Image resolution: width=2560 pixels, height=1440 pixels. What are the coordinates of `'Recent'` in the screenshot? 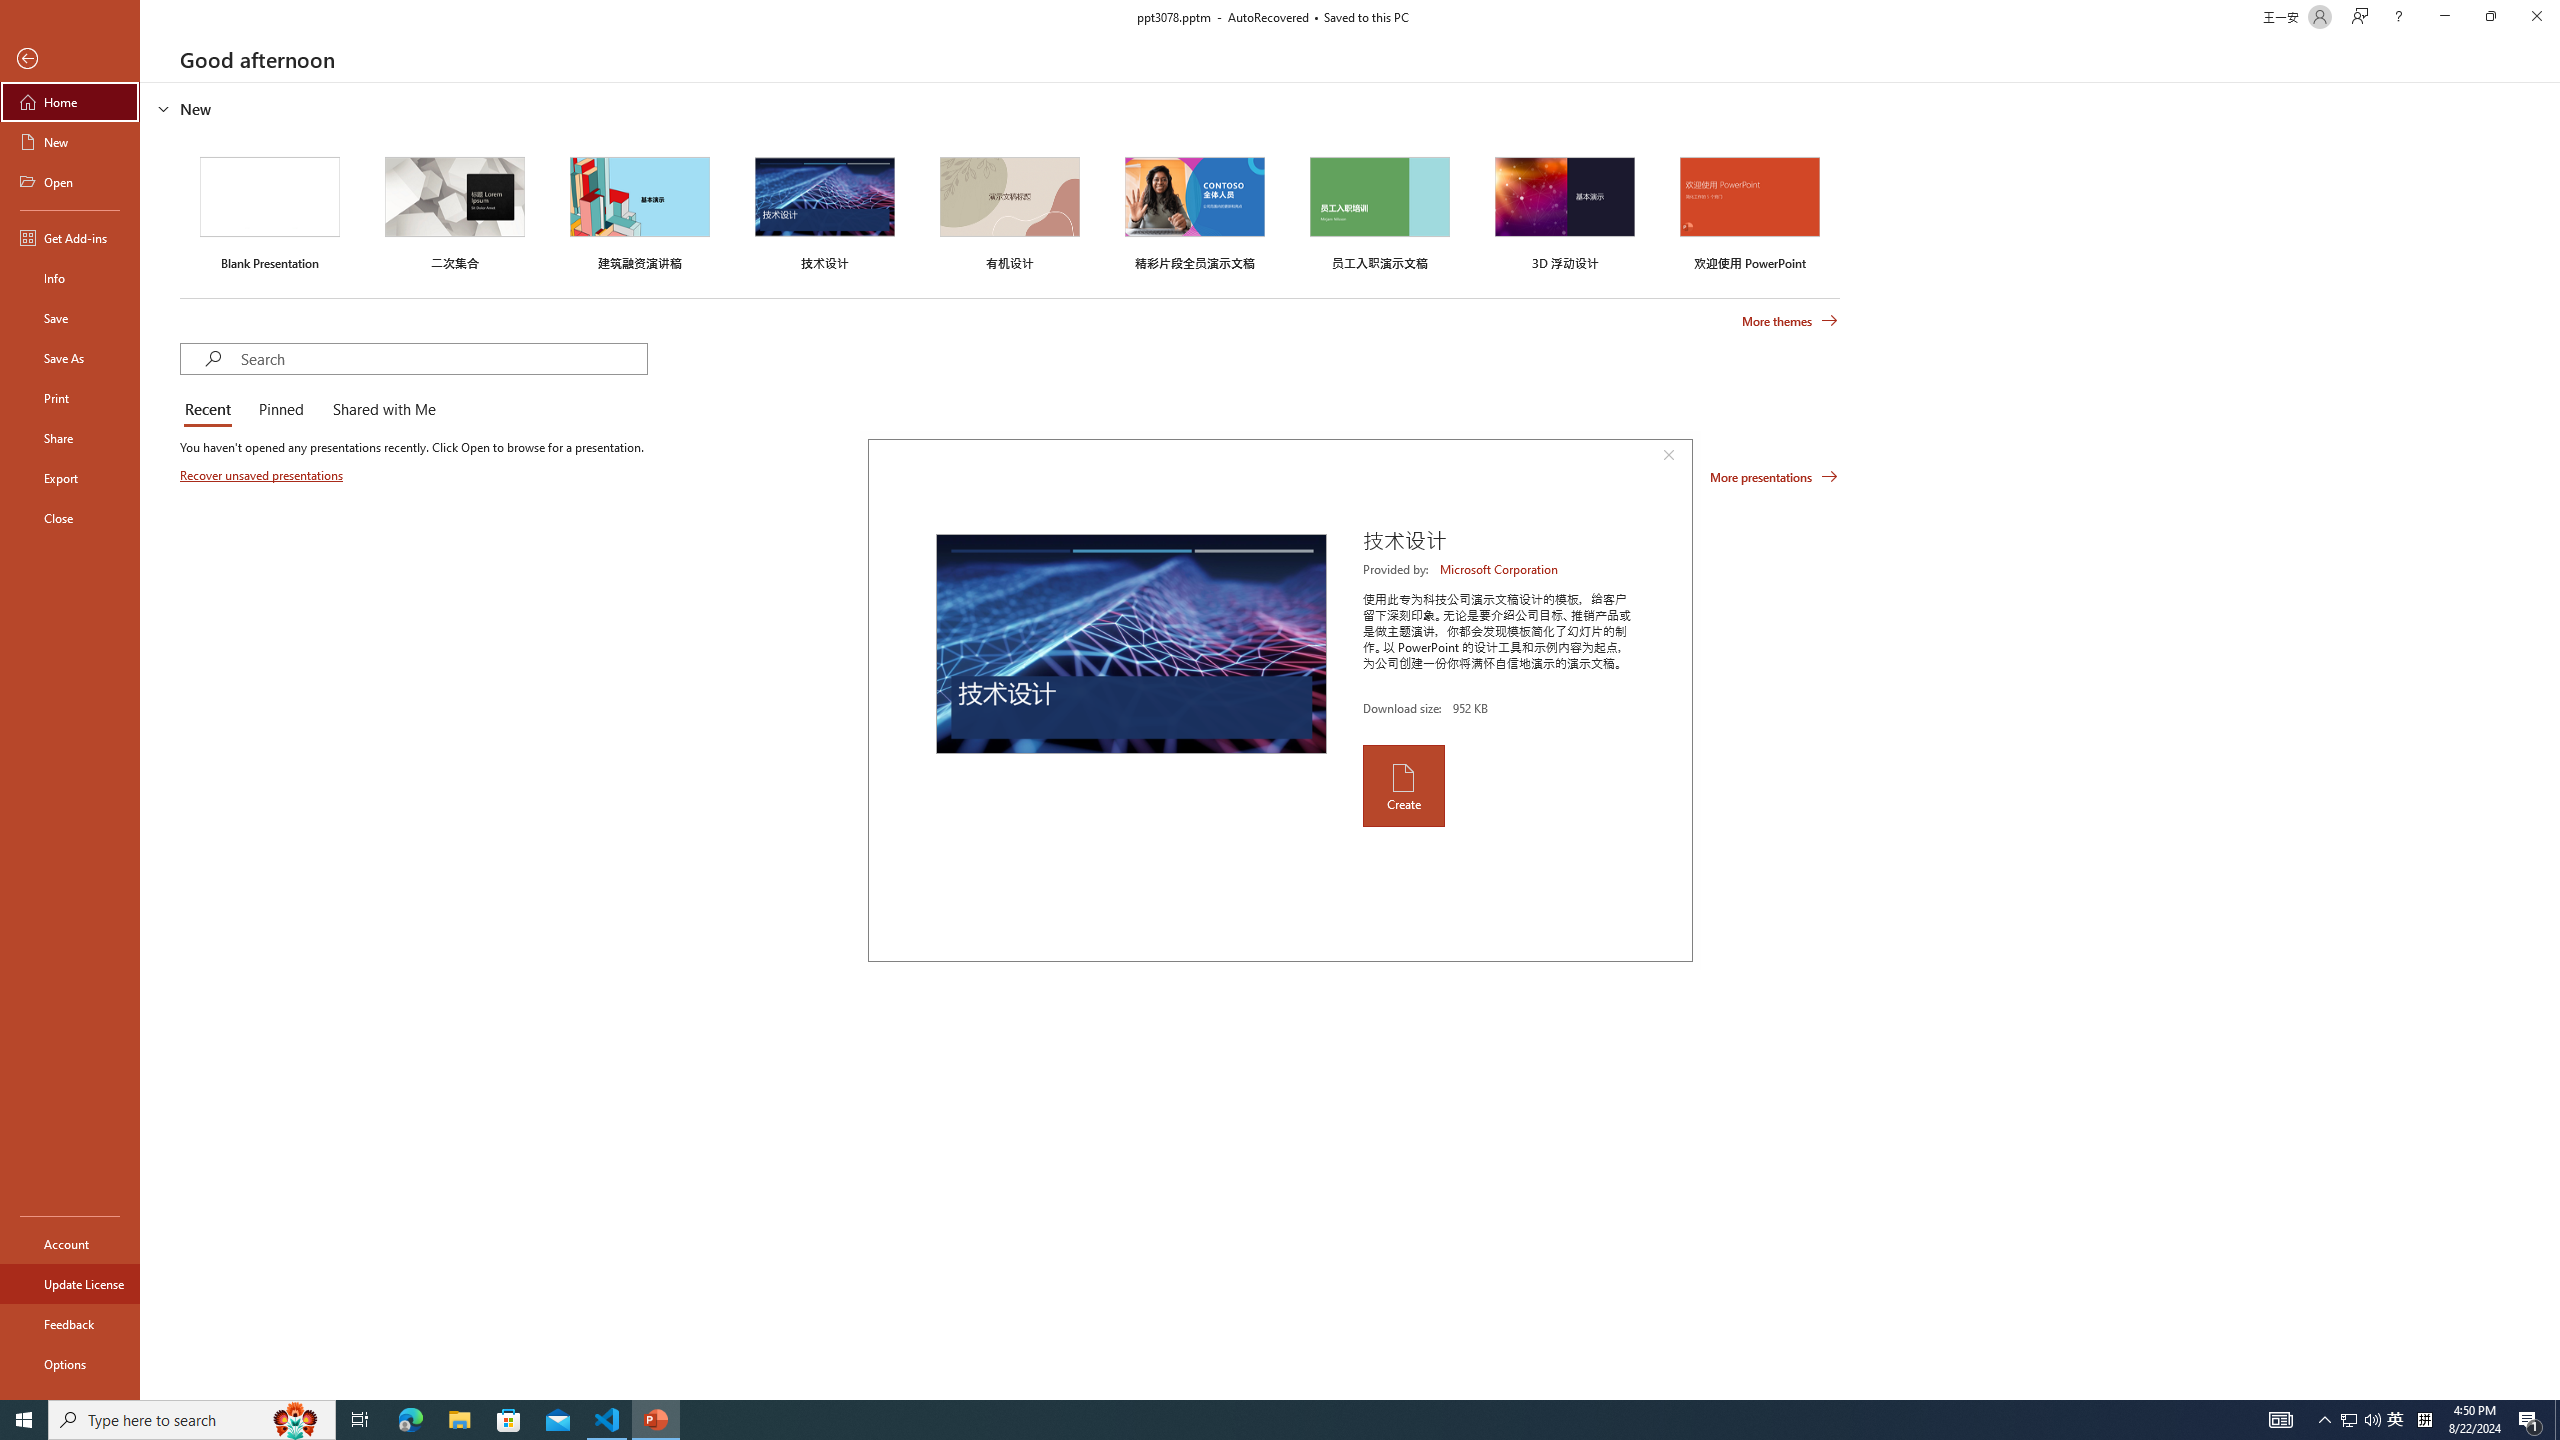 It's located at (211, 410).